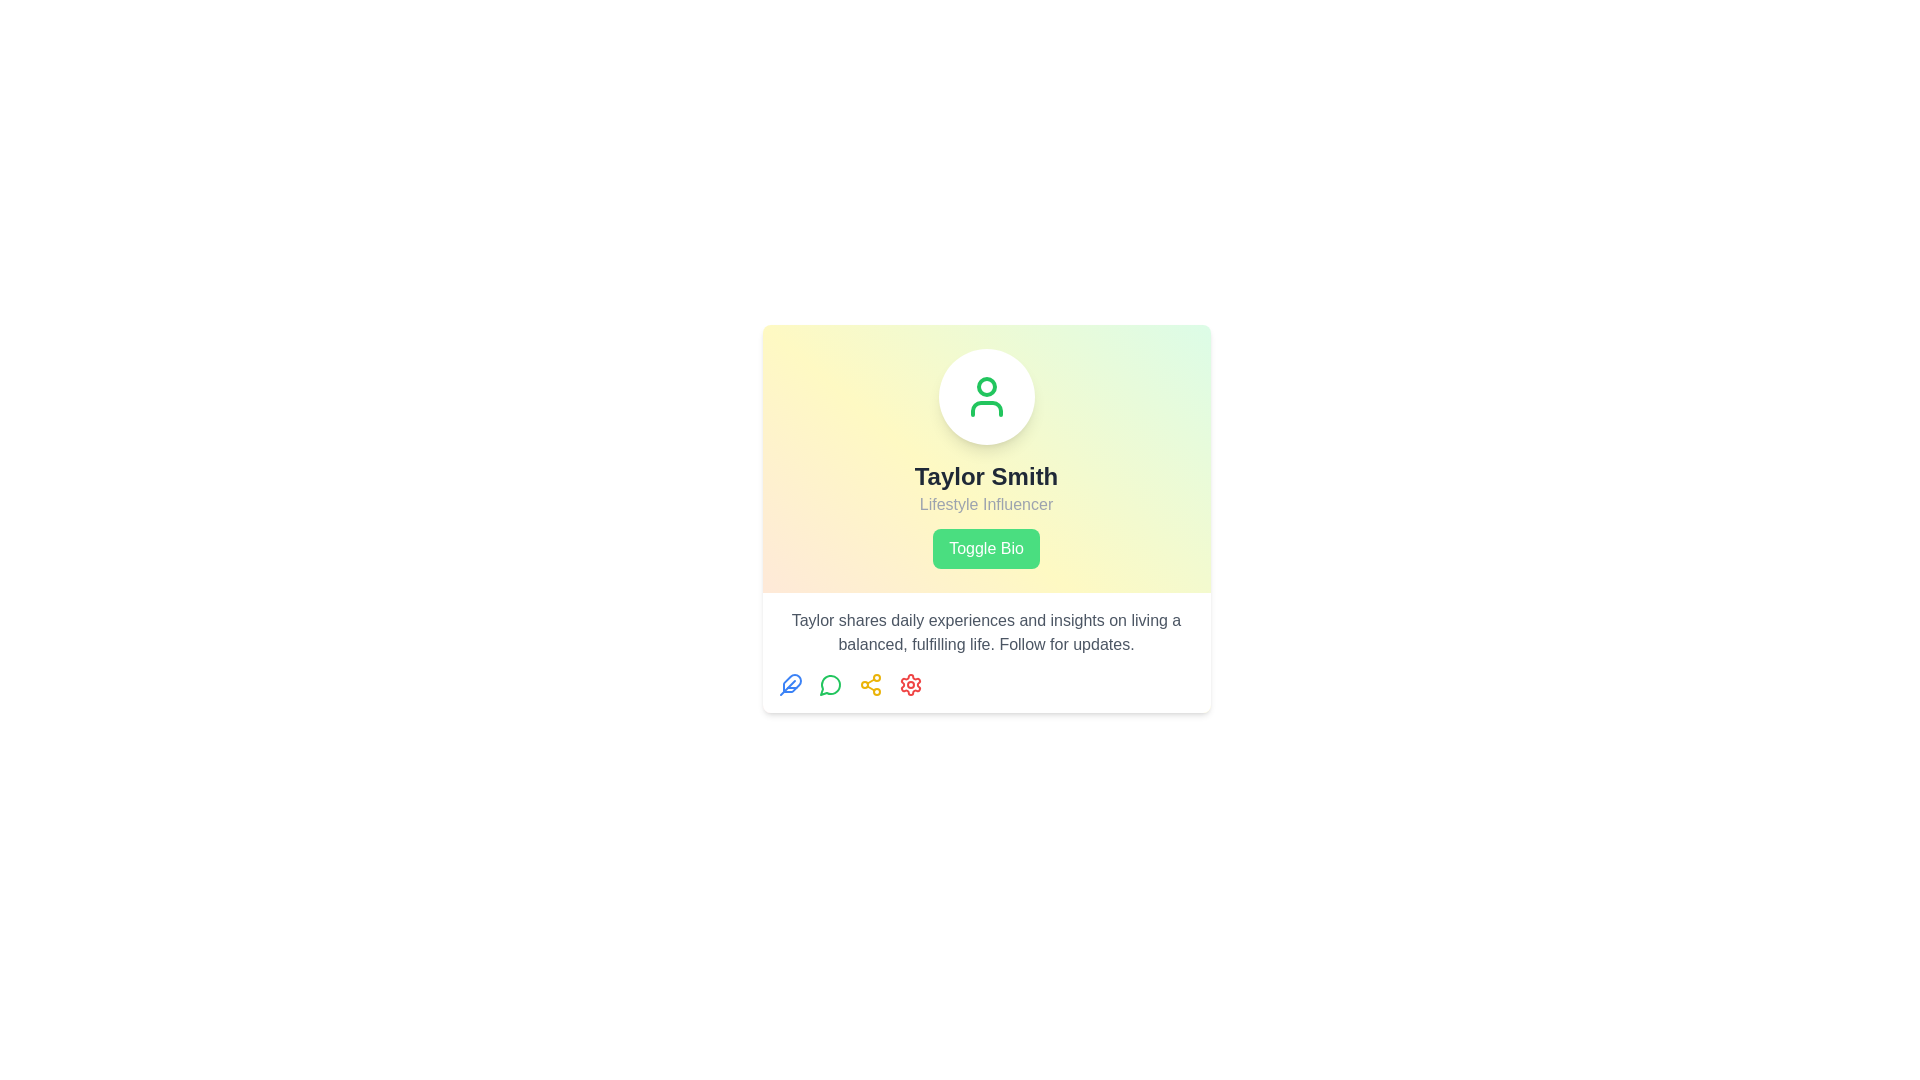  What do you see at coordinates (986, 397) in the screenshot?
I see `the 'lucide-user' SVG icon, which is green and centered above the text 'Taylor Smith'` at bounding box center [986, 397].